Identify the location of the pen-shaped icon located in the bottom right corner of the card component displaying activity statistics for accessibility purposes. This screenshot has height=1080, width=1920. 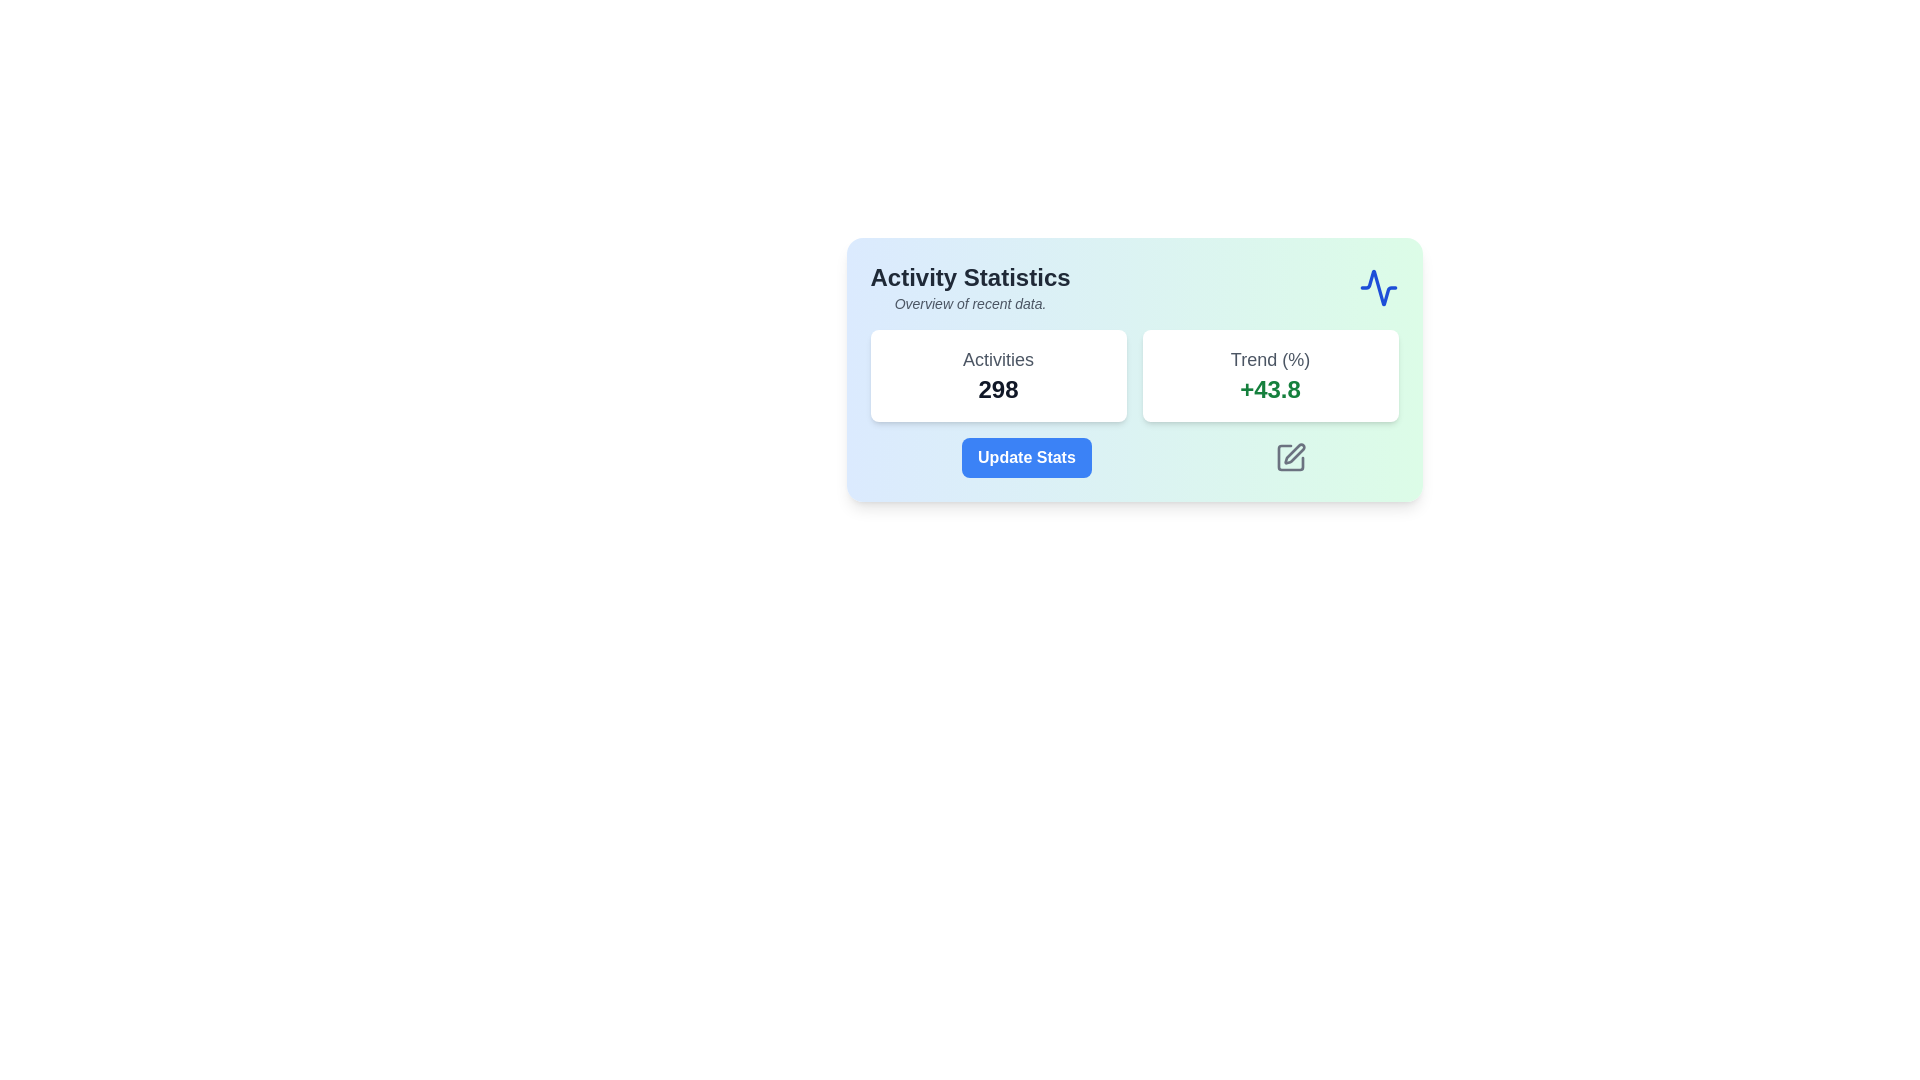
(1294, 454).